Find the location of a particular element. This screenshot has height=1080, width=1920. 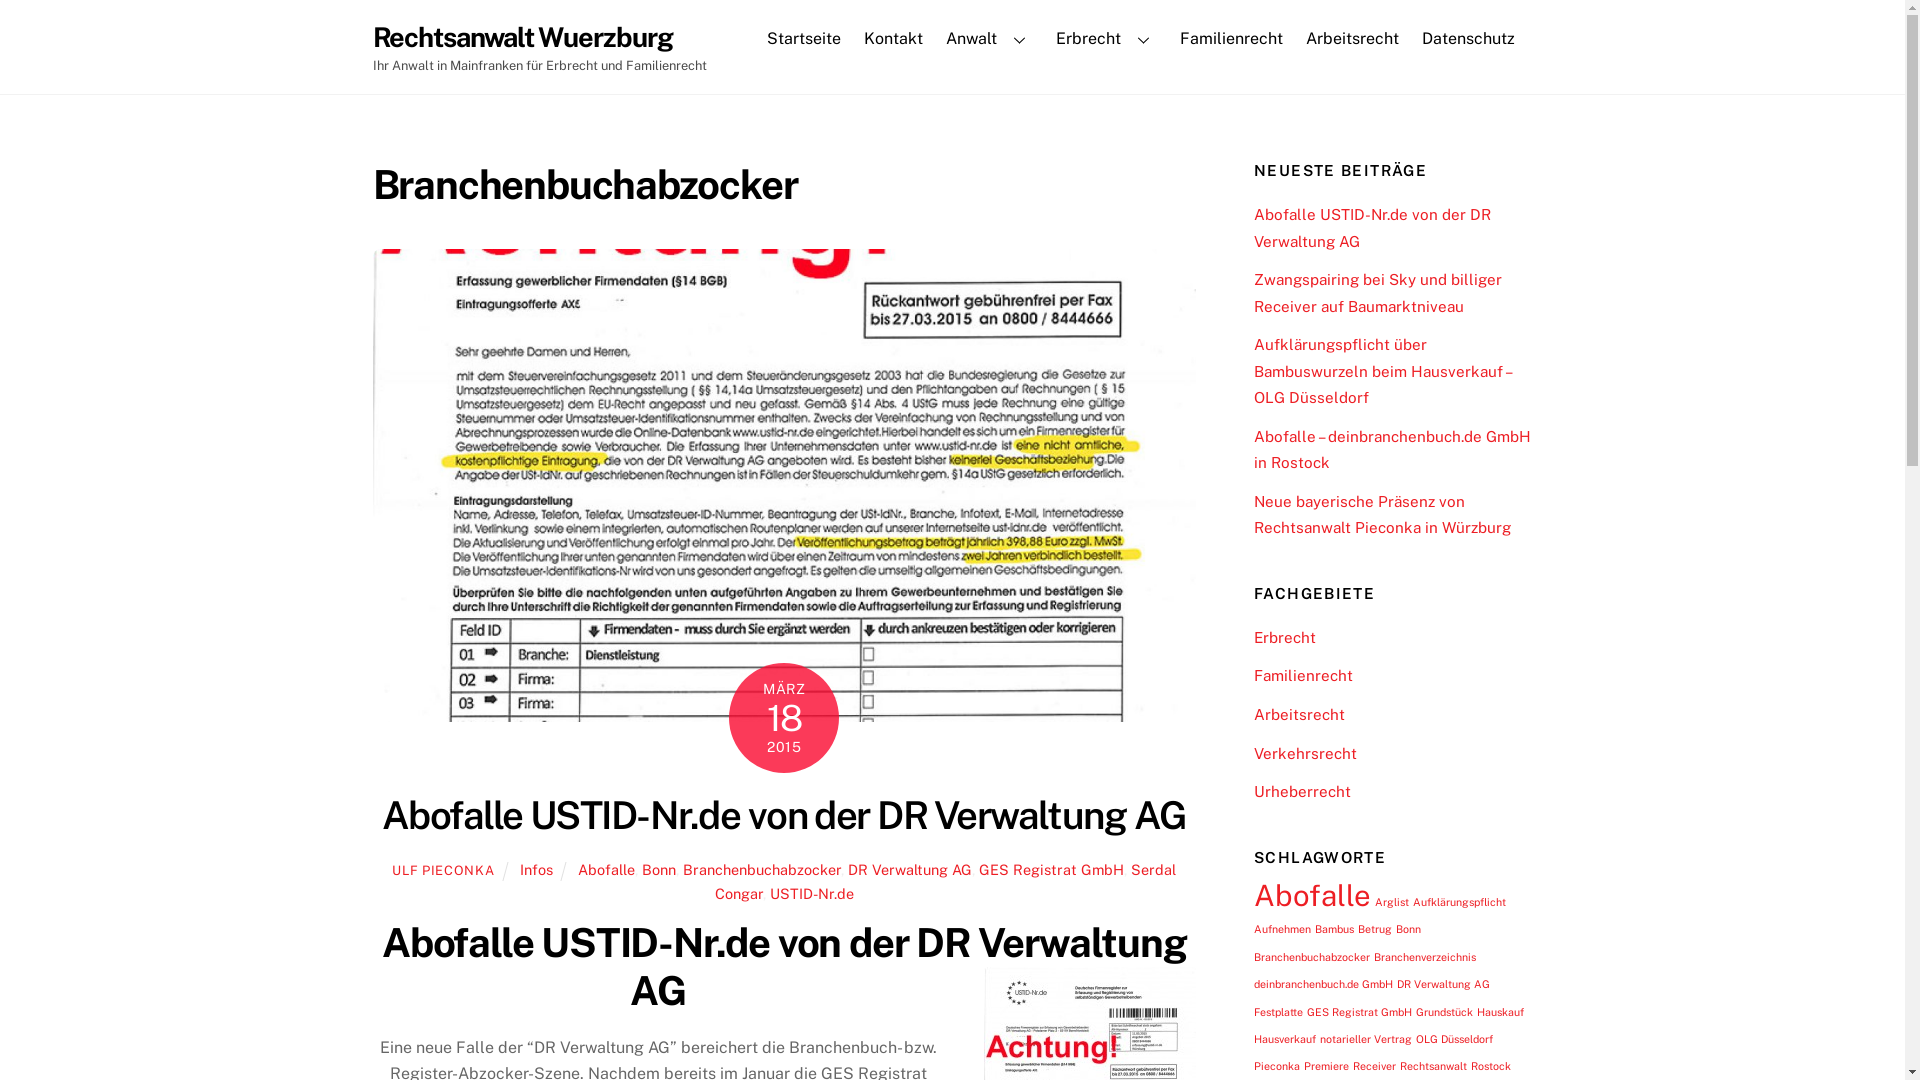

'Branchenbuchabzocker' is located at coordinates (1311, 955).